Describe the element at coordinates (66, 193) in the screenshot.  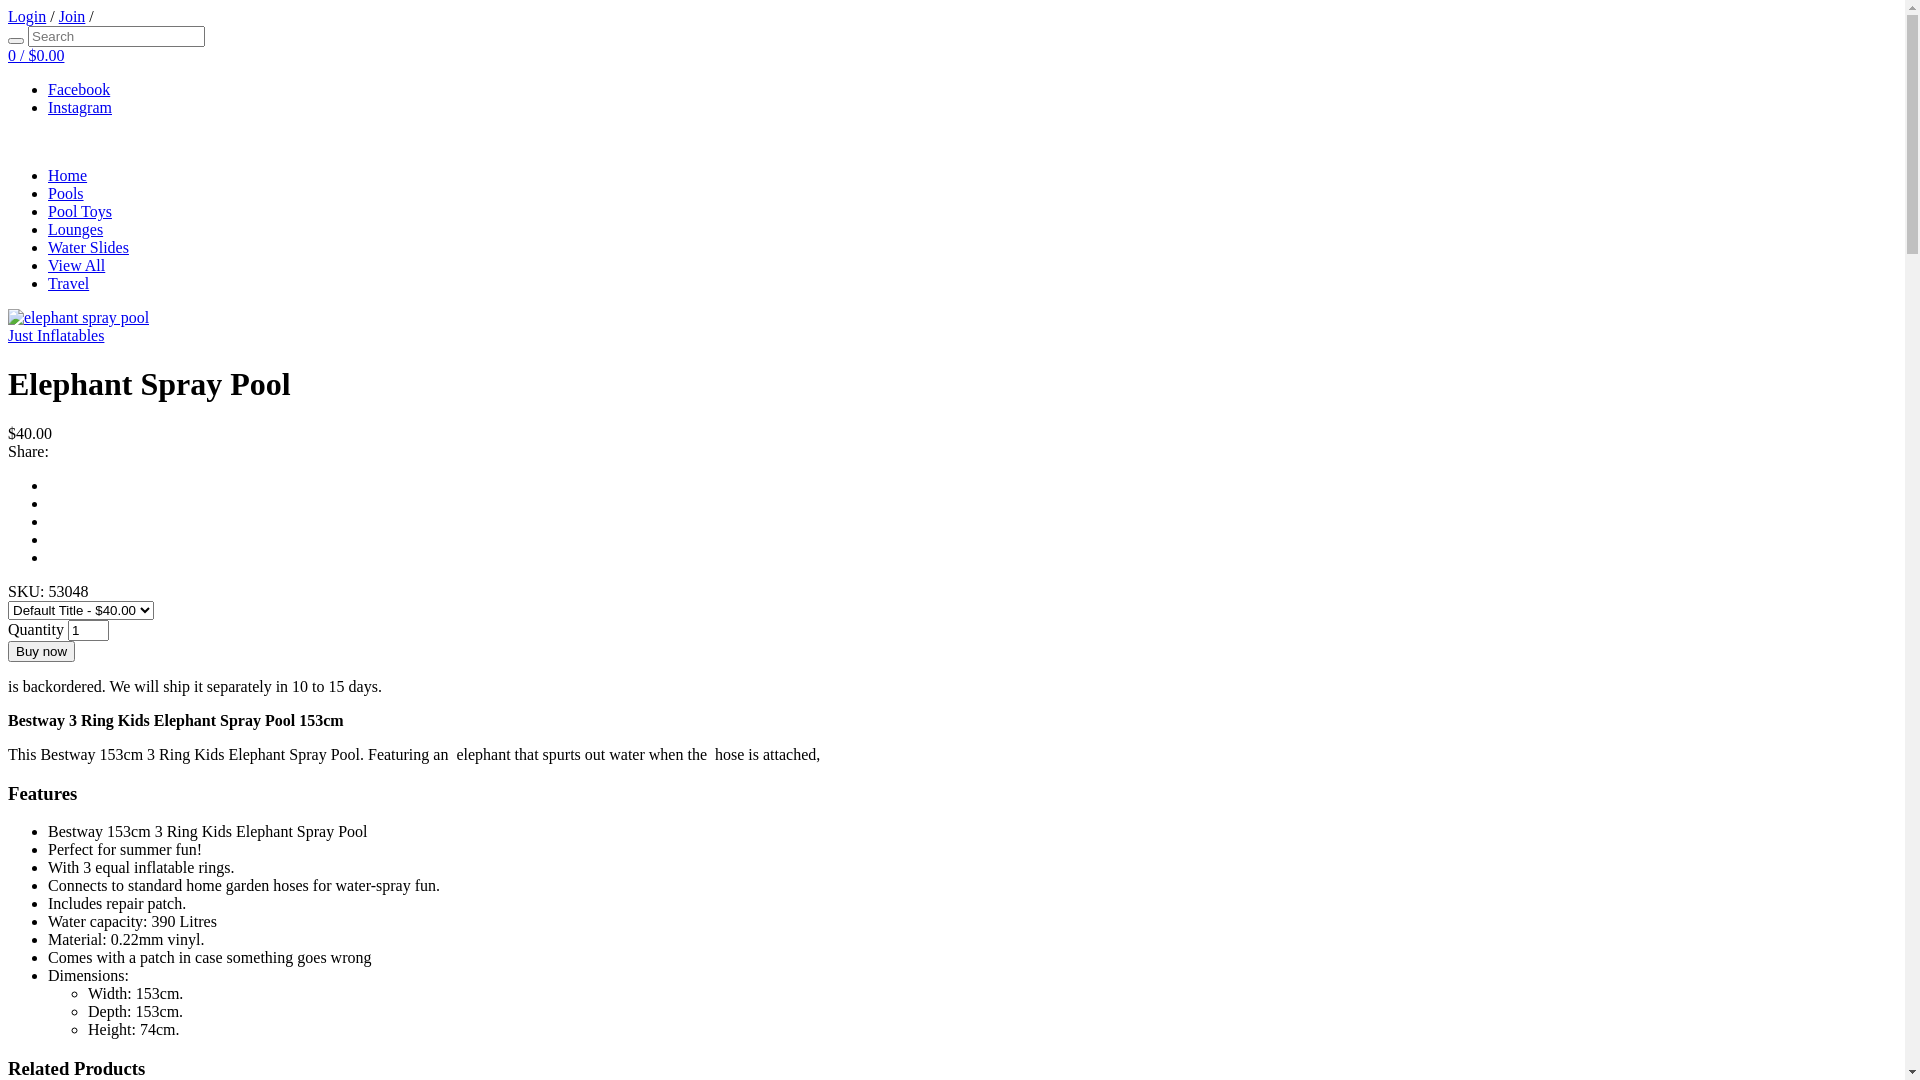
I see `'Pools'` at that location.